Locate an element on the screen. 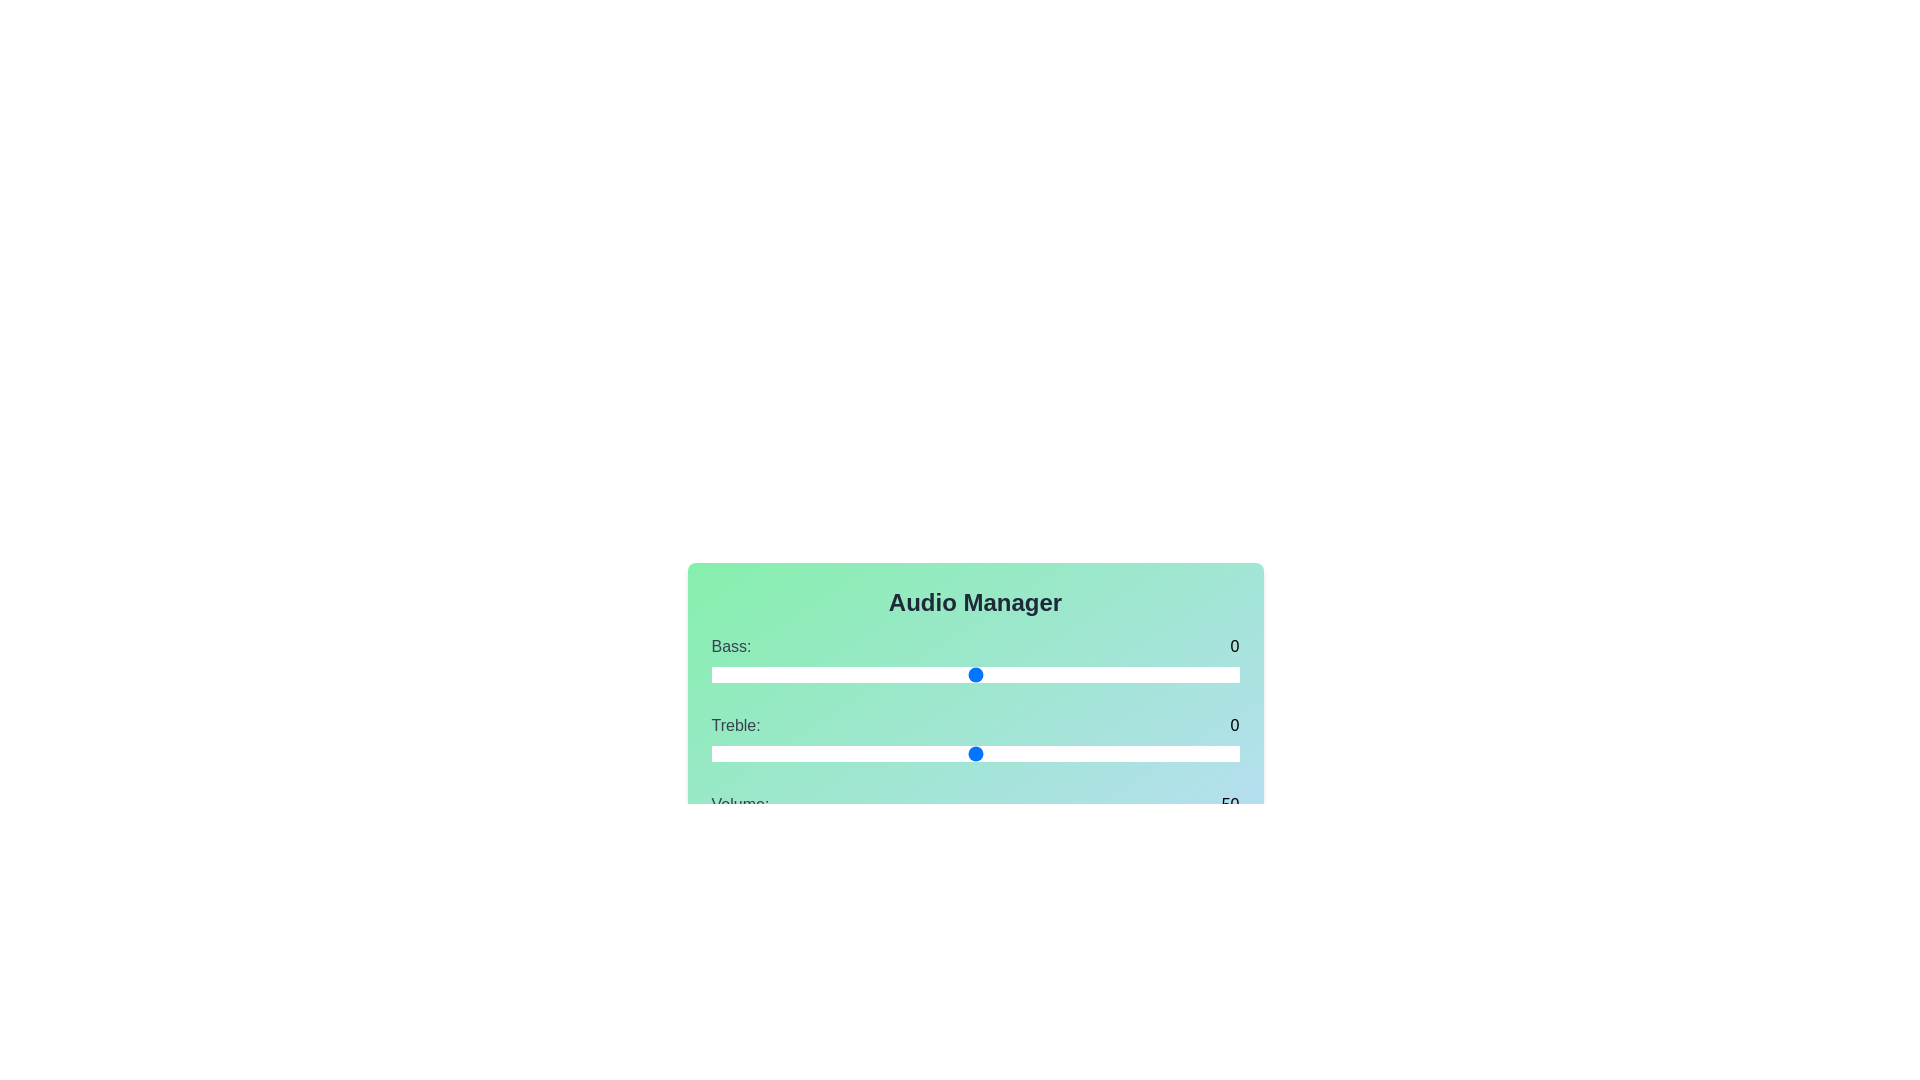 This screenshot has width=1920, height=1080. the Treble slider to 0 is located at coordinates (975, 753).